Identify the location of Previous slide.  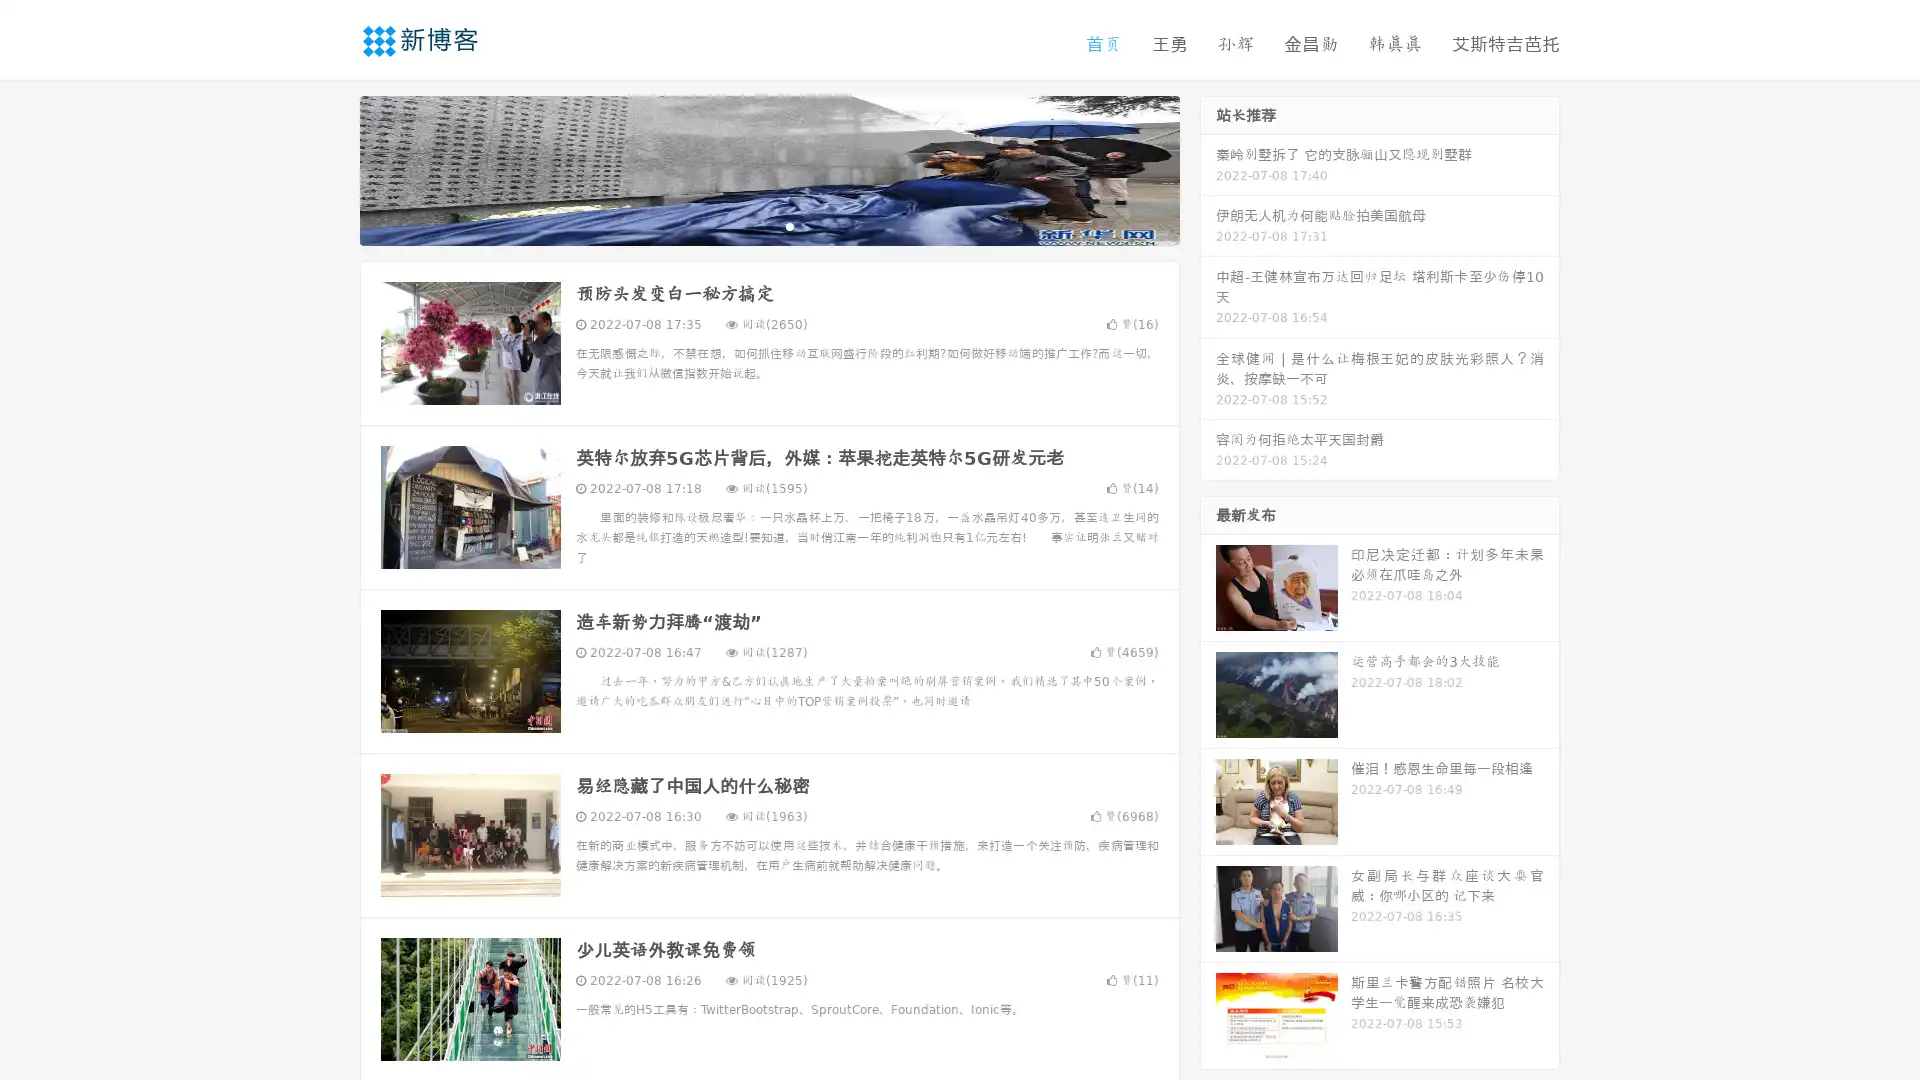
(330, 168).